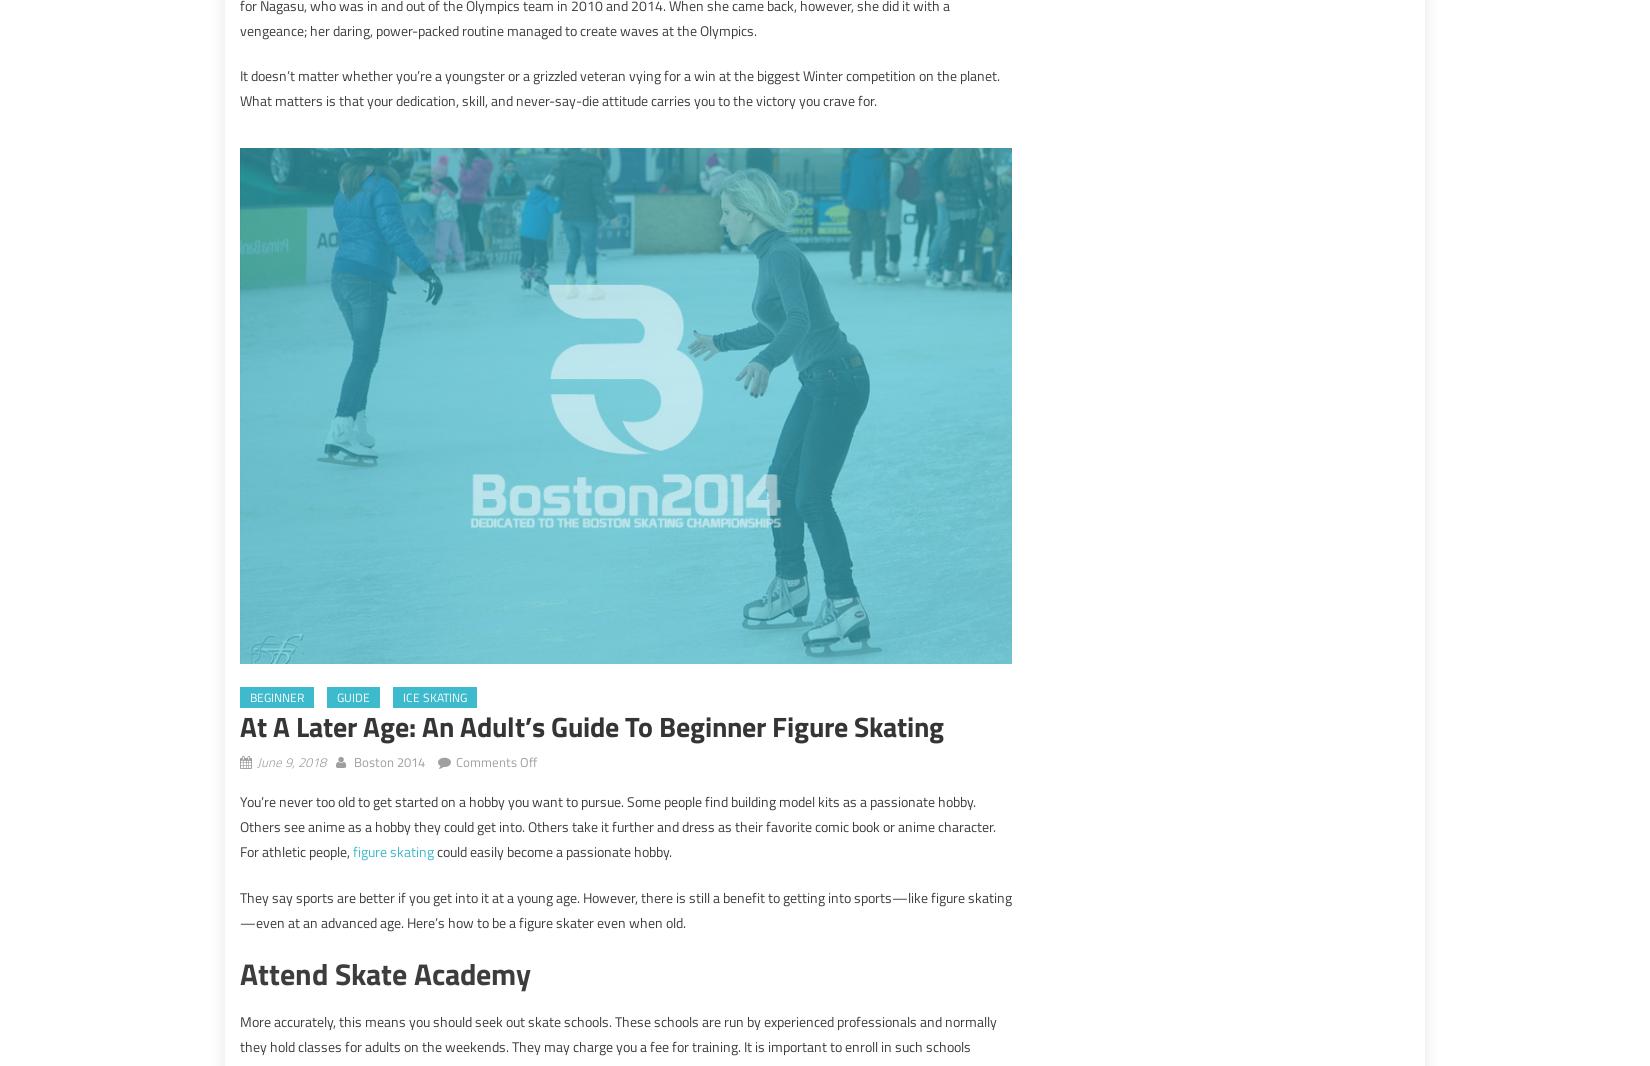  Describe the element at coordinates (393, 851) in the screenshot. I see `'figure skating'` at that location.